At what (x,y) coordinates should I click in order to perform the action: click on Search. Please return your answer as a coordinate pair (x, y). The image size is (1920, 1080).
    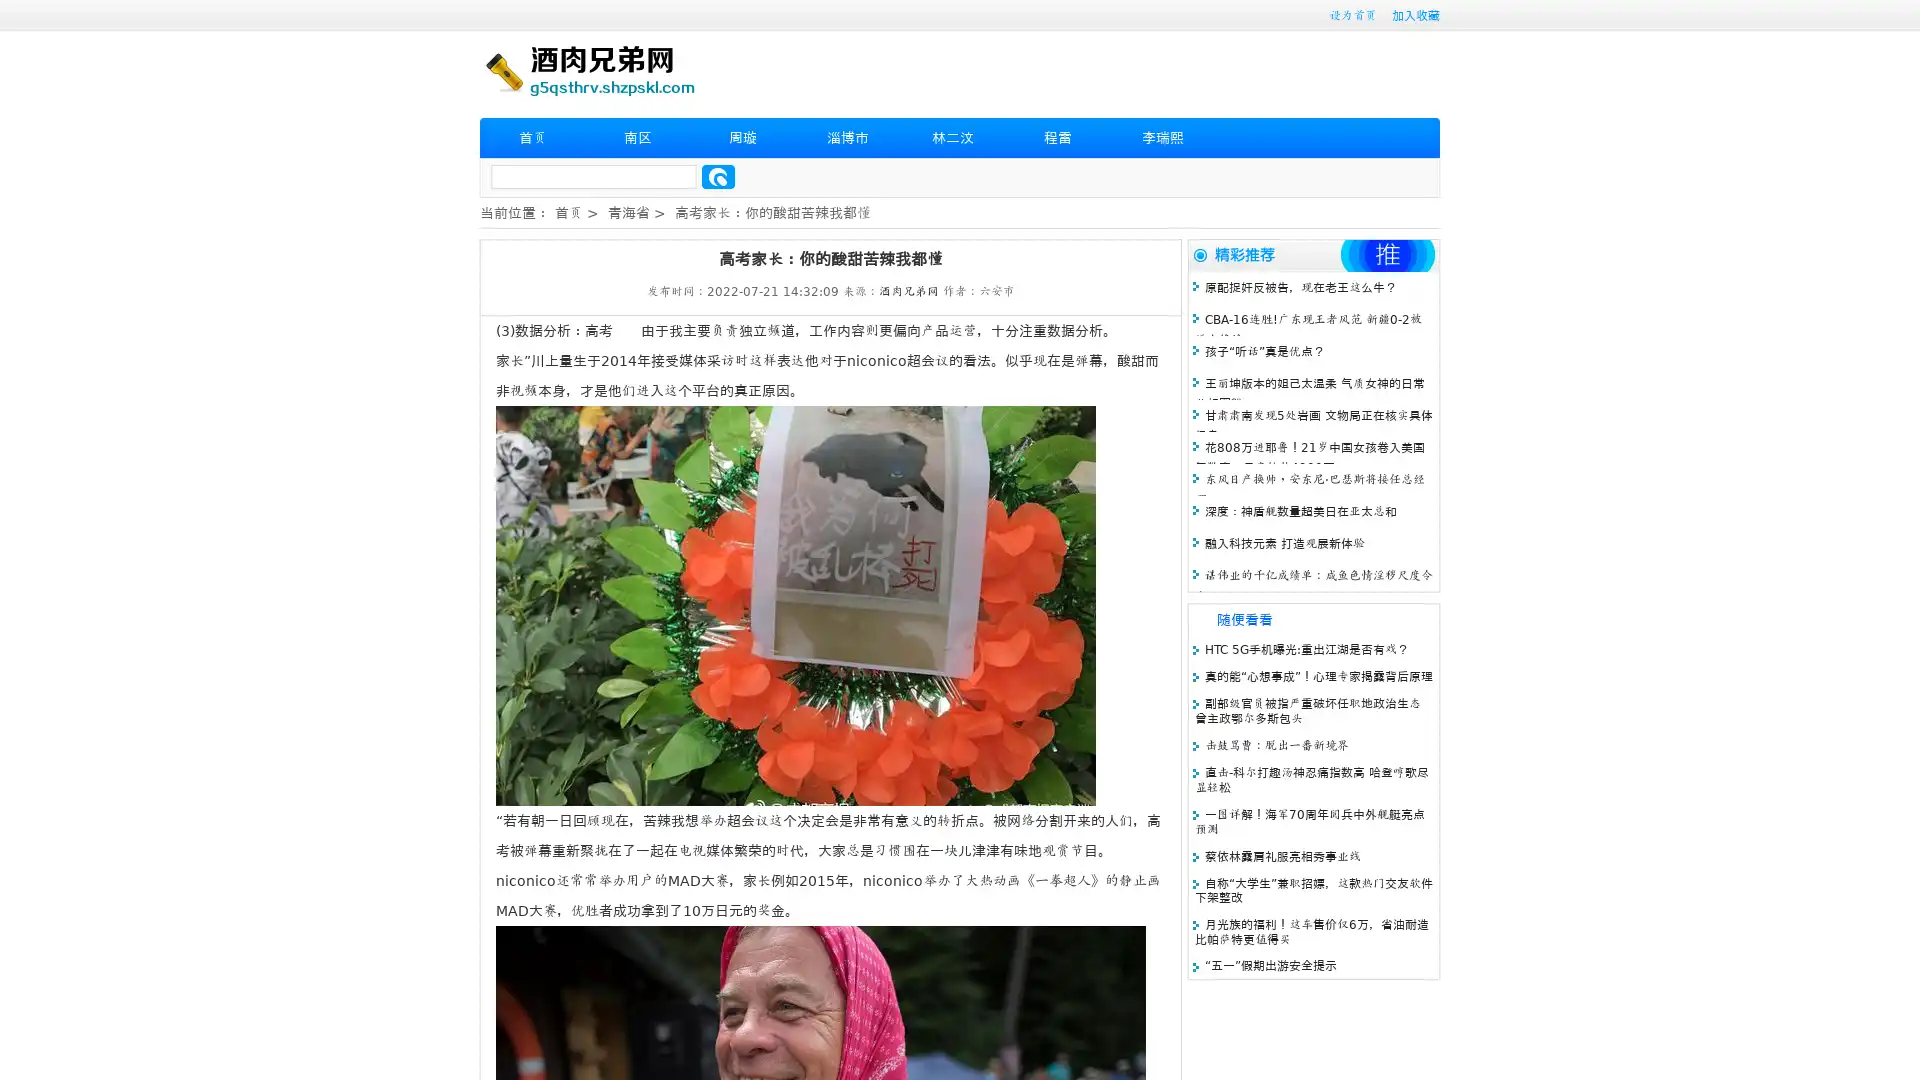
    Looking at the image, I should click on (718, 176).